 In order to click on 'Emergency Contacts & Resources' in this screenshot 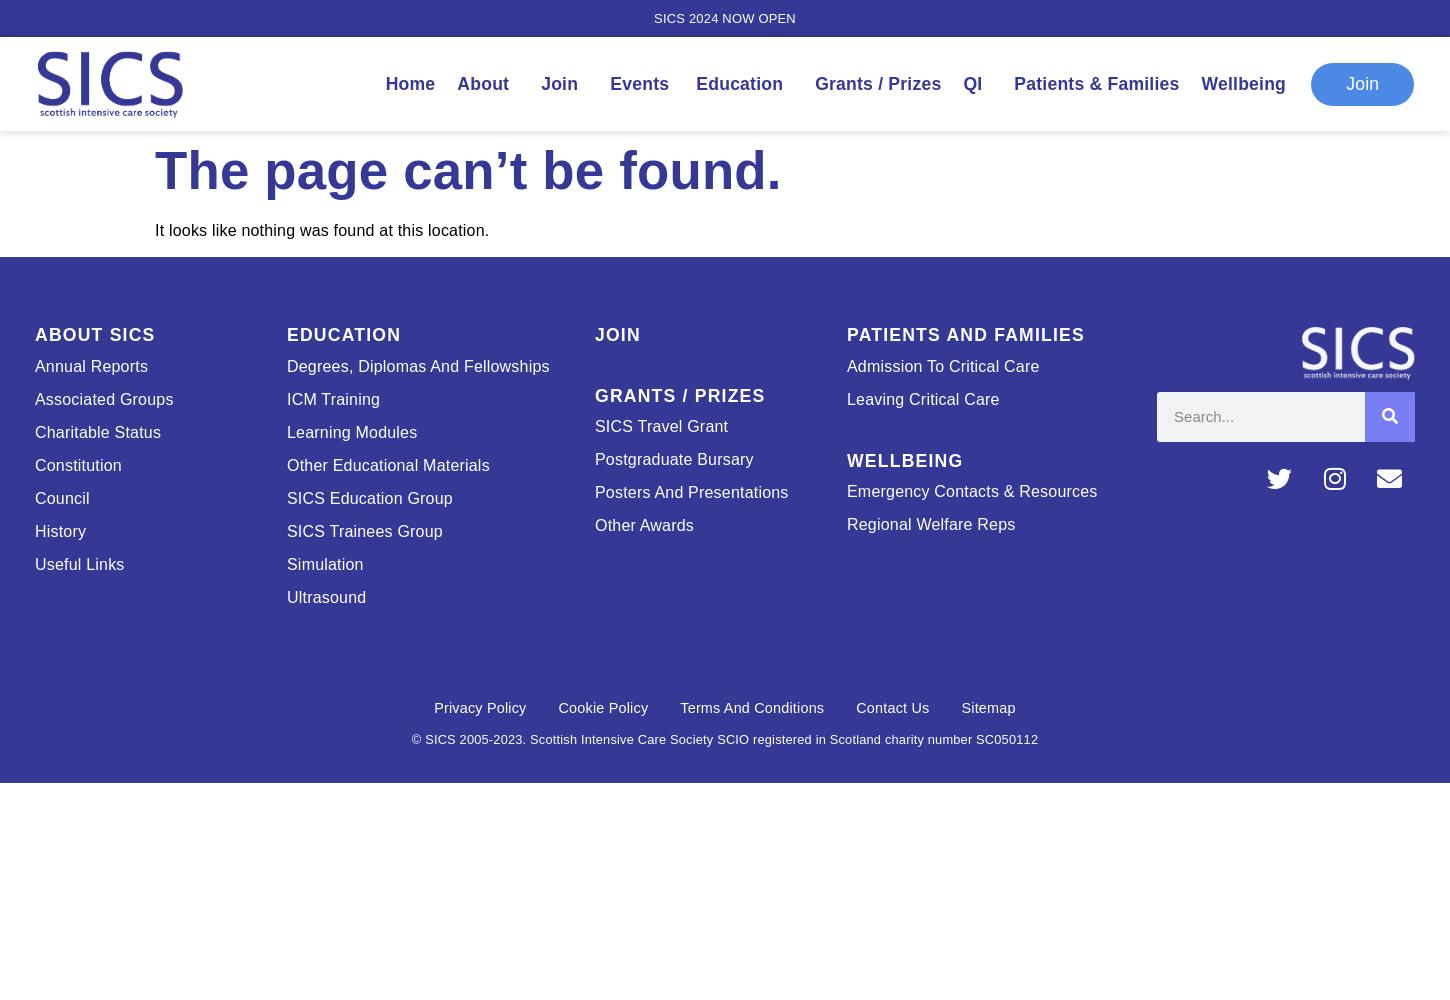, I will do `click(971, 490)`.